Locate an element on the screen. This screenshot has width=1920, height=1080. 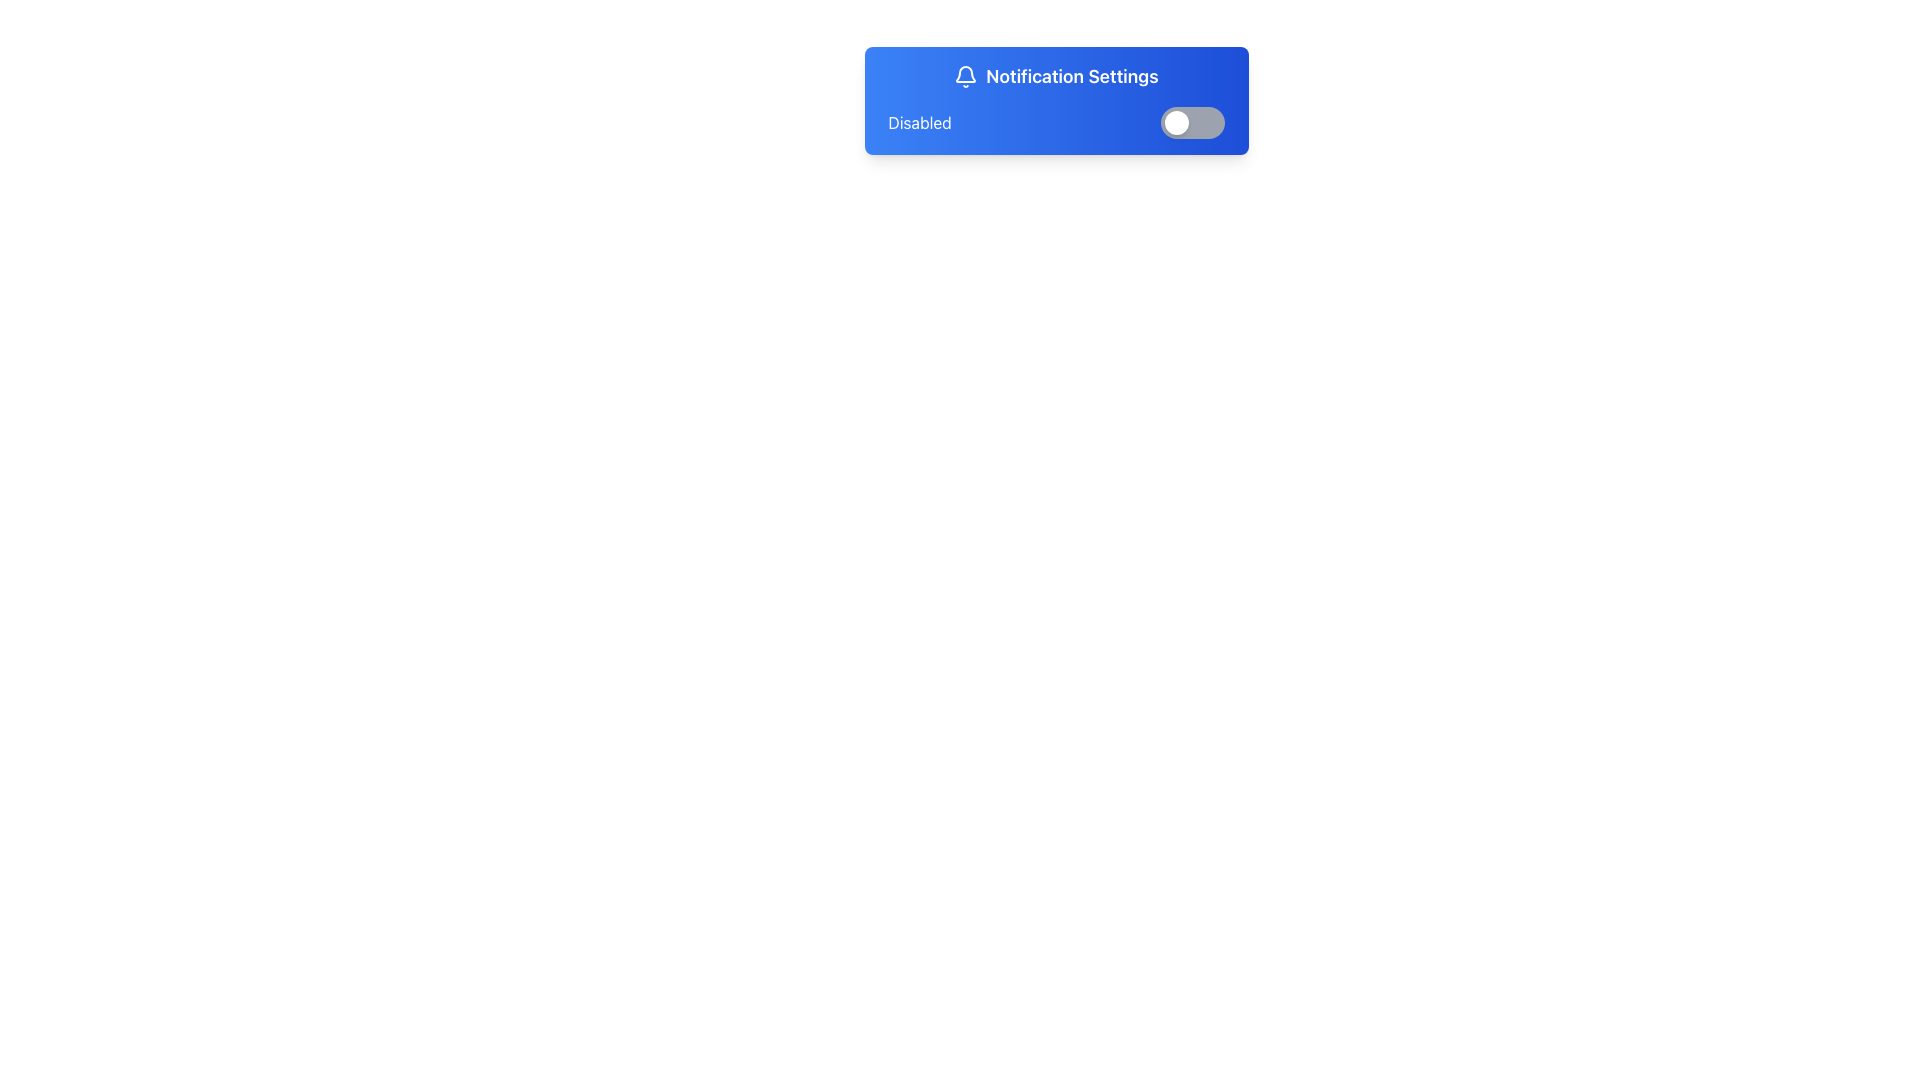
the 'Notification Settings' label, which is styled in bold white font and positioned beside a bell icon on a blue gradient background is located at coordinates (1055, 76).